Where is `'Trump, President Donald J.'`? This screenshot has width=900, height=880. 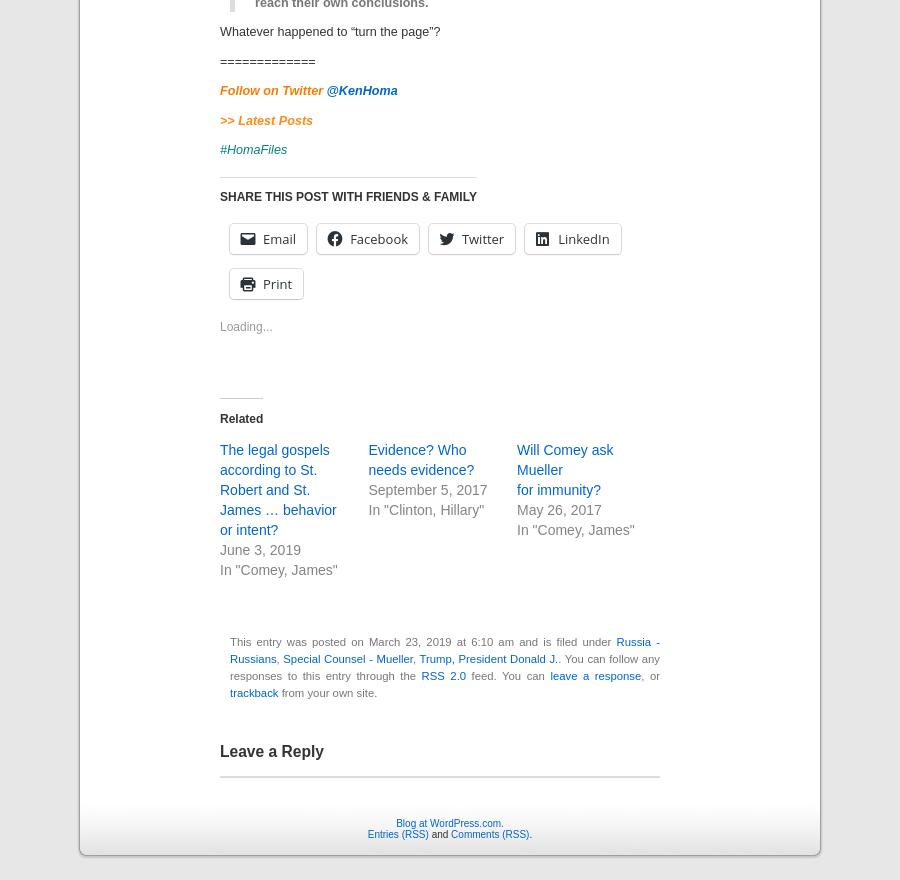
'Trump, President Donald J.' is located at coordinates (487, 657).